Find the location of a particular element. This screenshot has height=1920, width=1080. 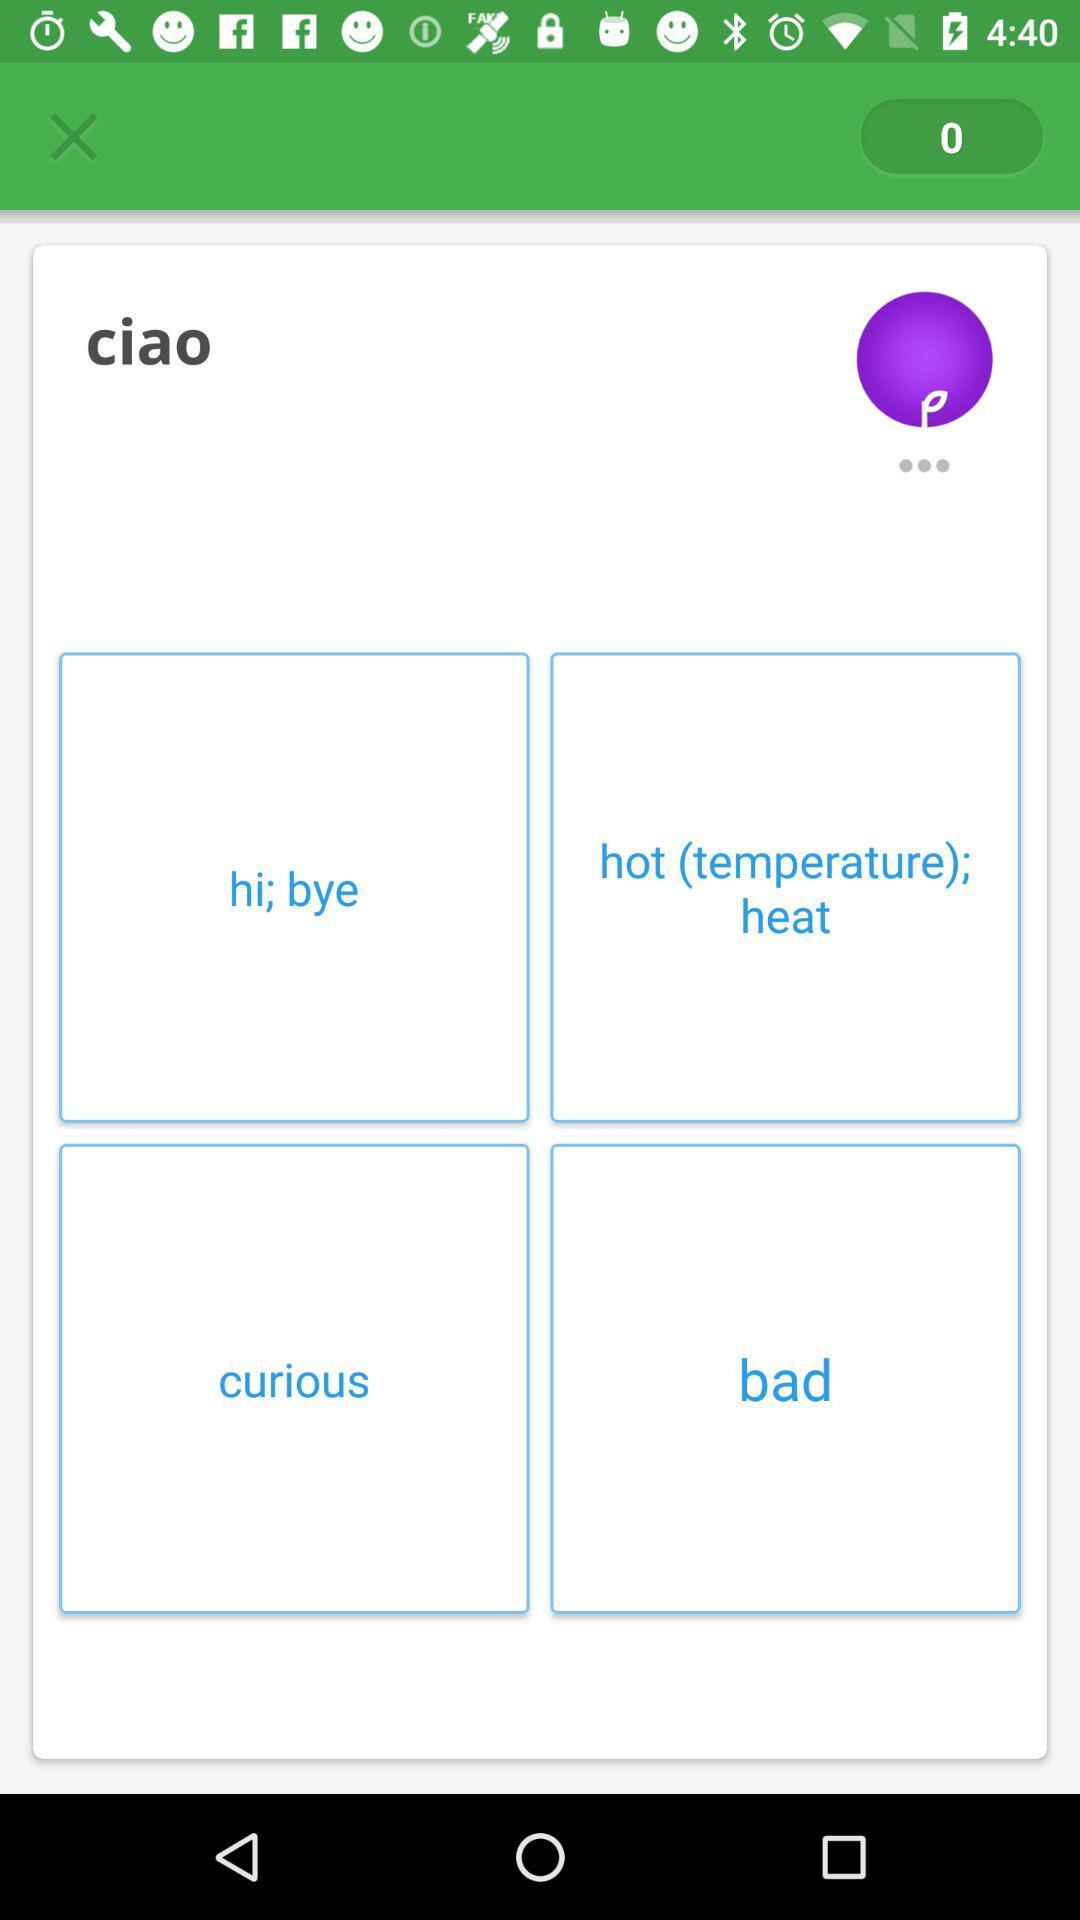

icon on the right is located at coordinates (784, 886).